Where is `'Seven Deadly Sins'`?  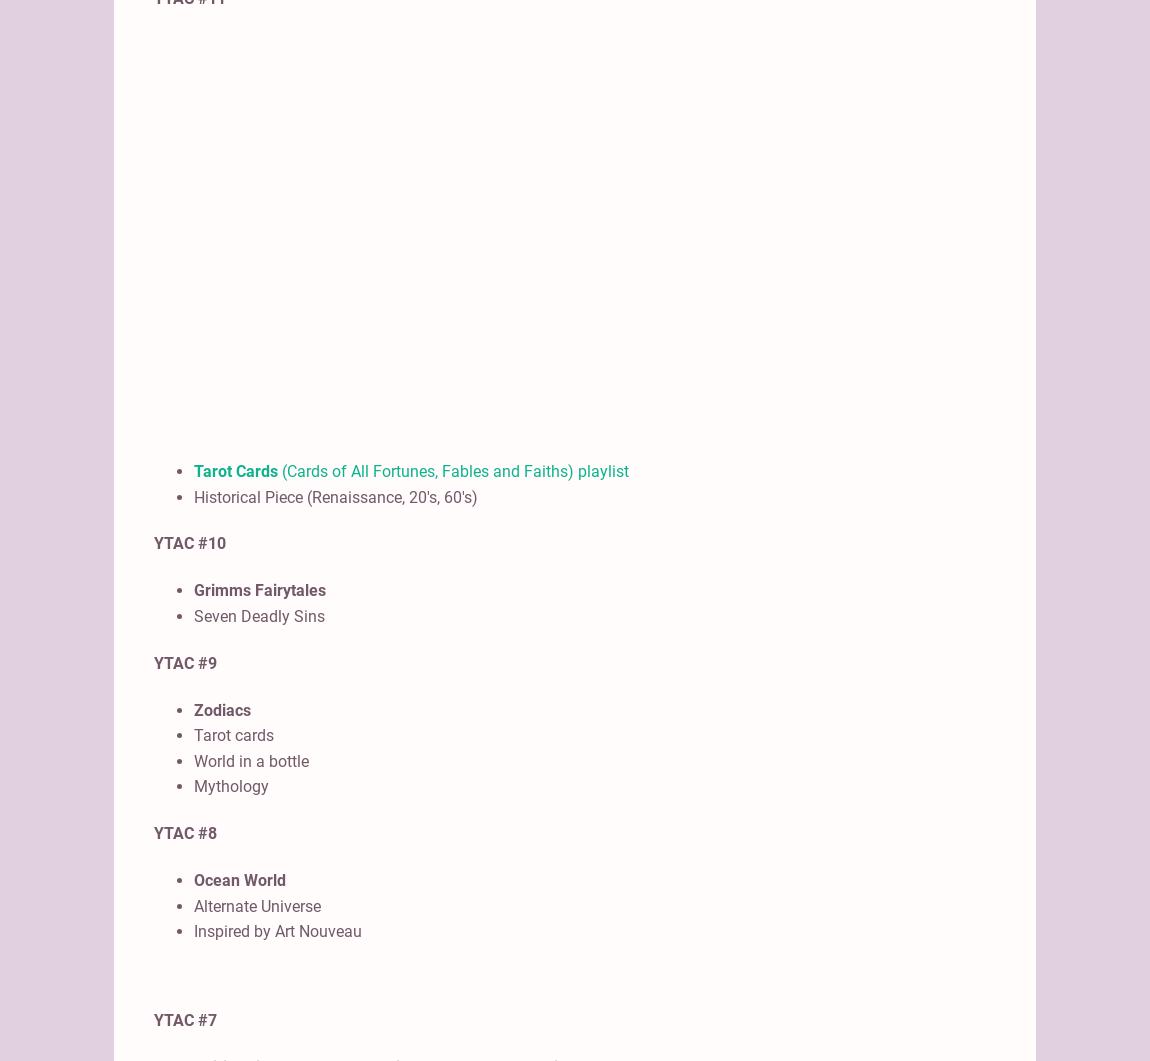 'Seven Deadly Sins' is located at coordinates (193, 614).